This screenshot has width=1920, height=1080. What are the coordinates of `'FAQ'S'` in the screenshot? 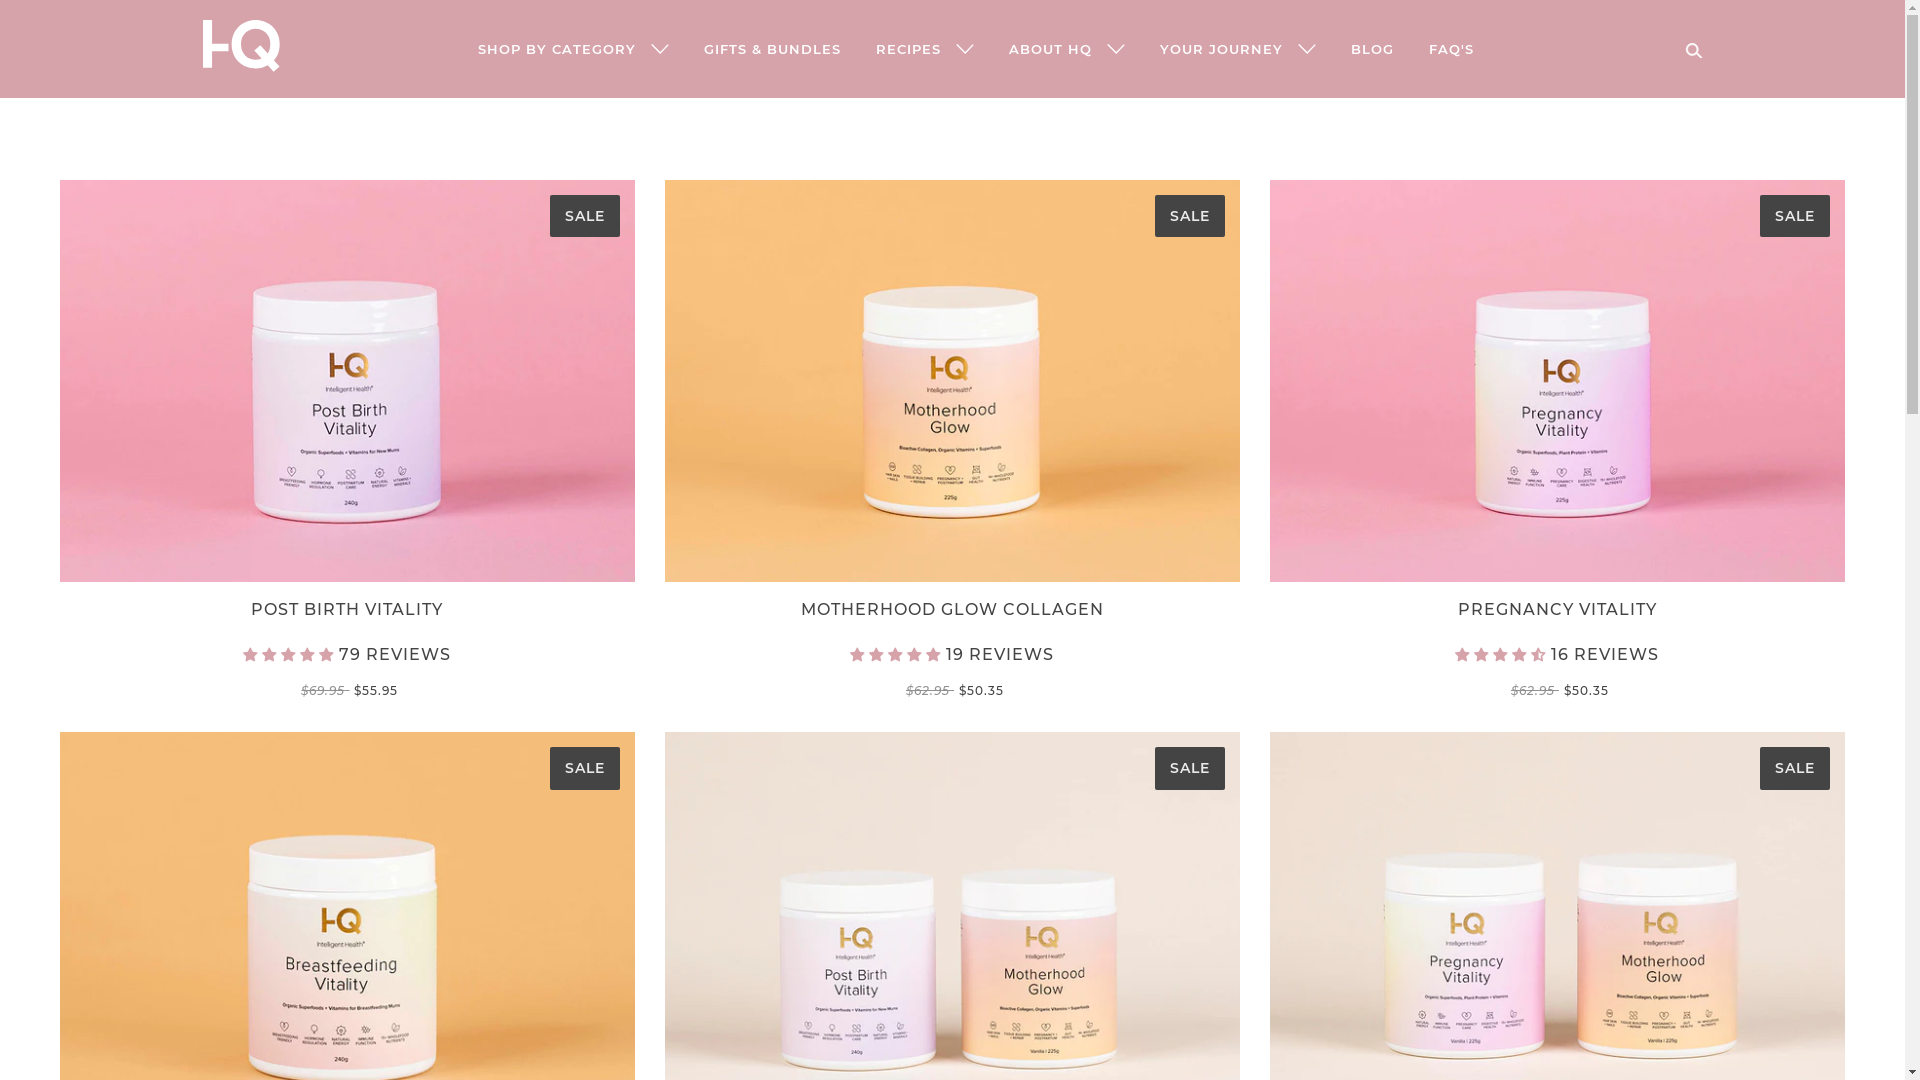 It's located at (1451, 48).